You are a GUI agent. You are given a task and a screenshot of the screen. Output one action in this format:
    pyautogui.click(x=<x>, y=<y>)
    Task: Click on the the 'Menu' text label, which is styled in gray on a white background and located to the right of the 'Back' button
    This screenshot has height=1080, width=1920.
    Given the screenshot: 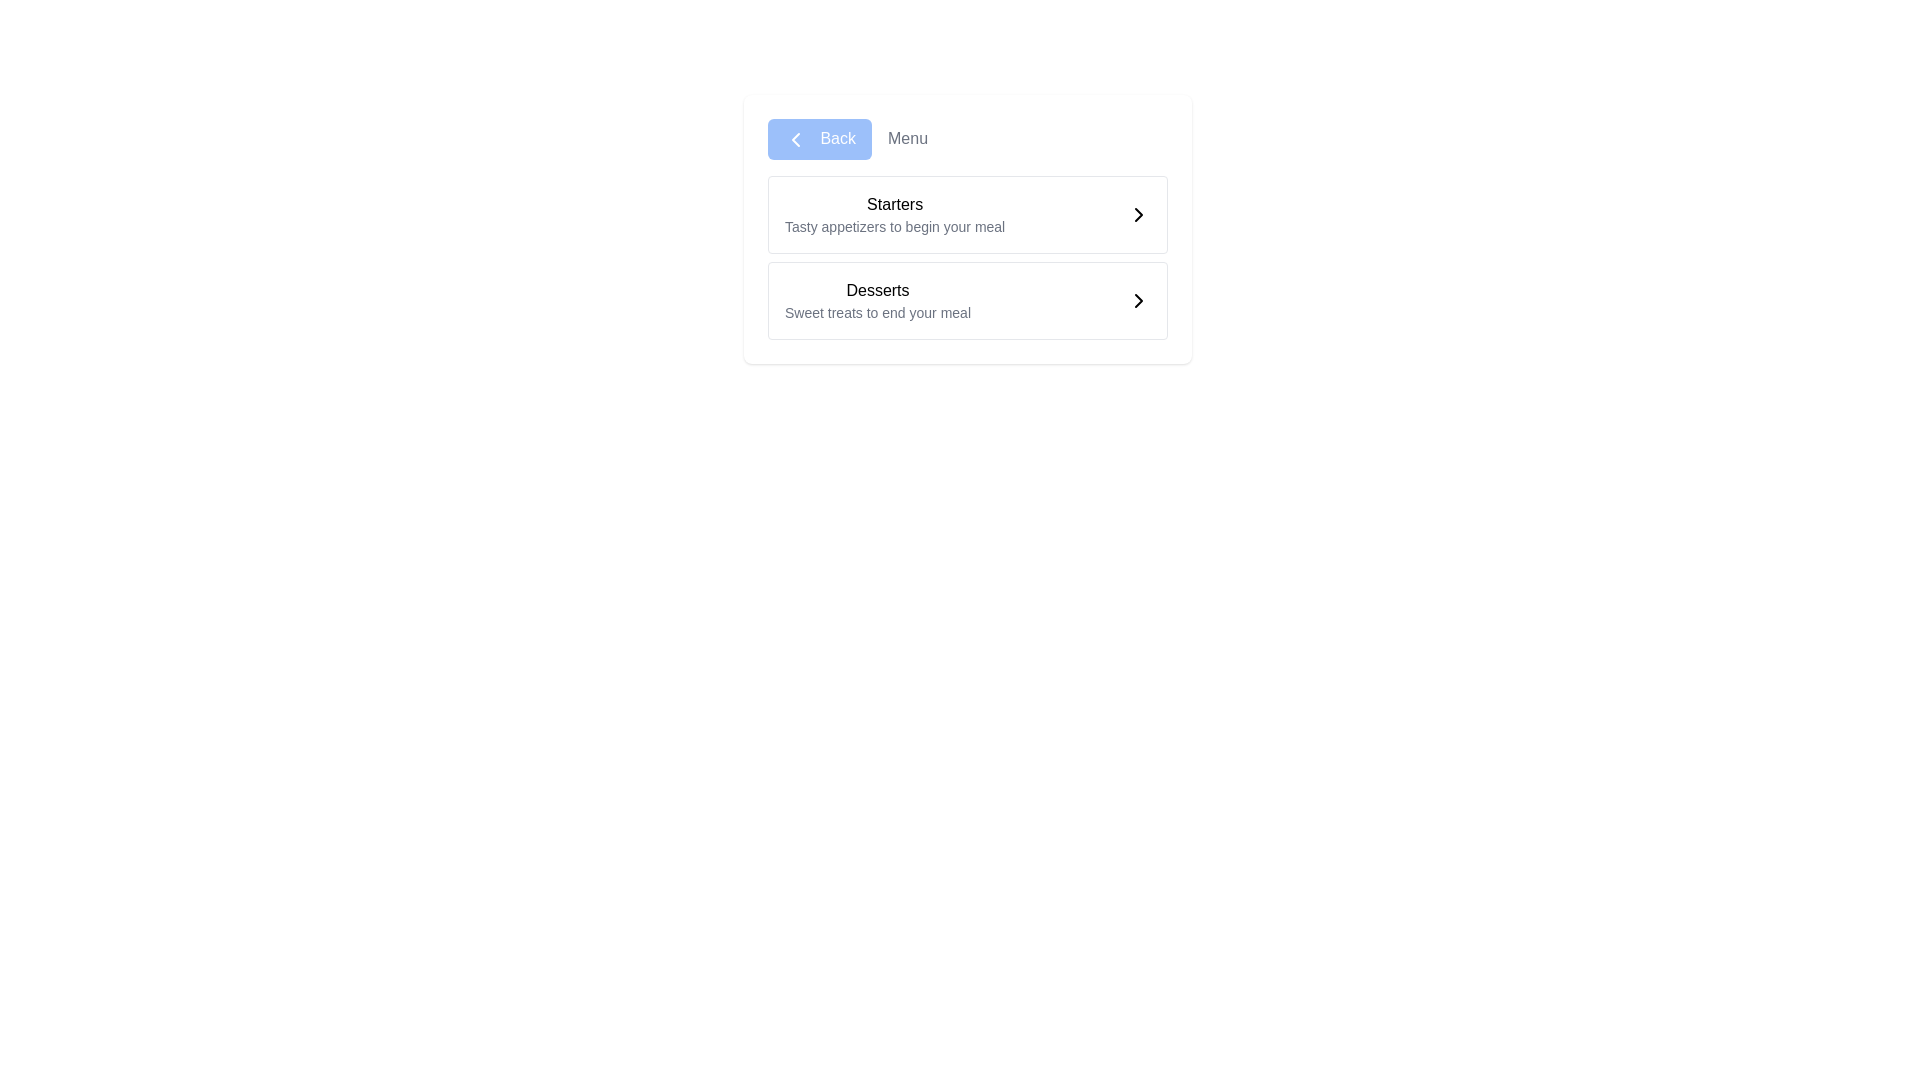 What is the action you would take?
    pyautogui.click(x=906, y=138)
    